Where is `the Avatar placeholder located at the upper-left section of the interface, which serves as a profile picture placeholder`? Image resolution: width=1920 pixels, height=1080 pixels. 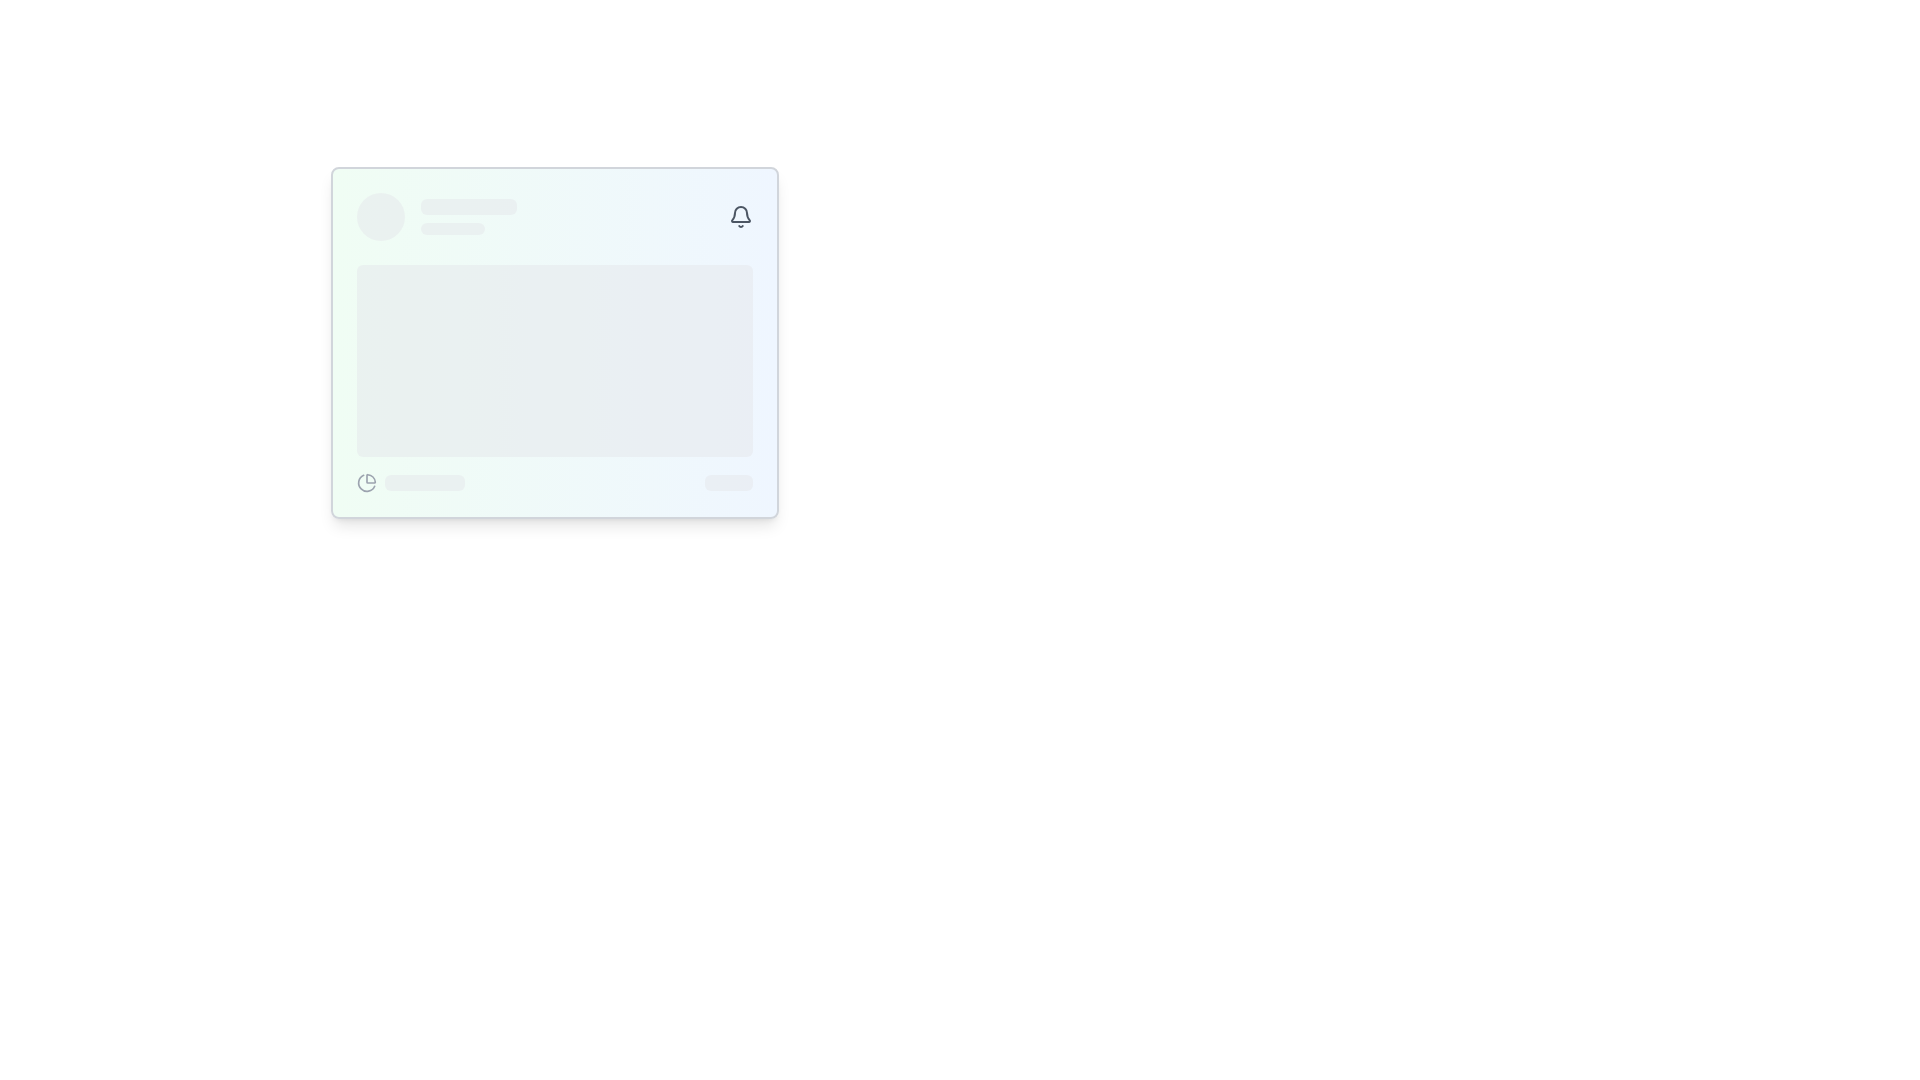 the Avatar placeholder located at the upper-left section of the interface, which serves as a profile picture placeholder is located at coordinates (380, 216).